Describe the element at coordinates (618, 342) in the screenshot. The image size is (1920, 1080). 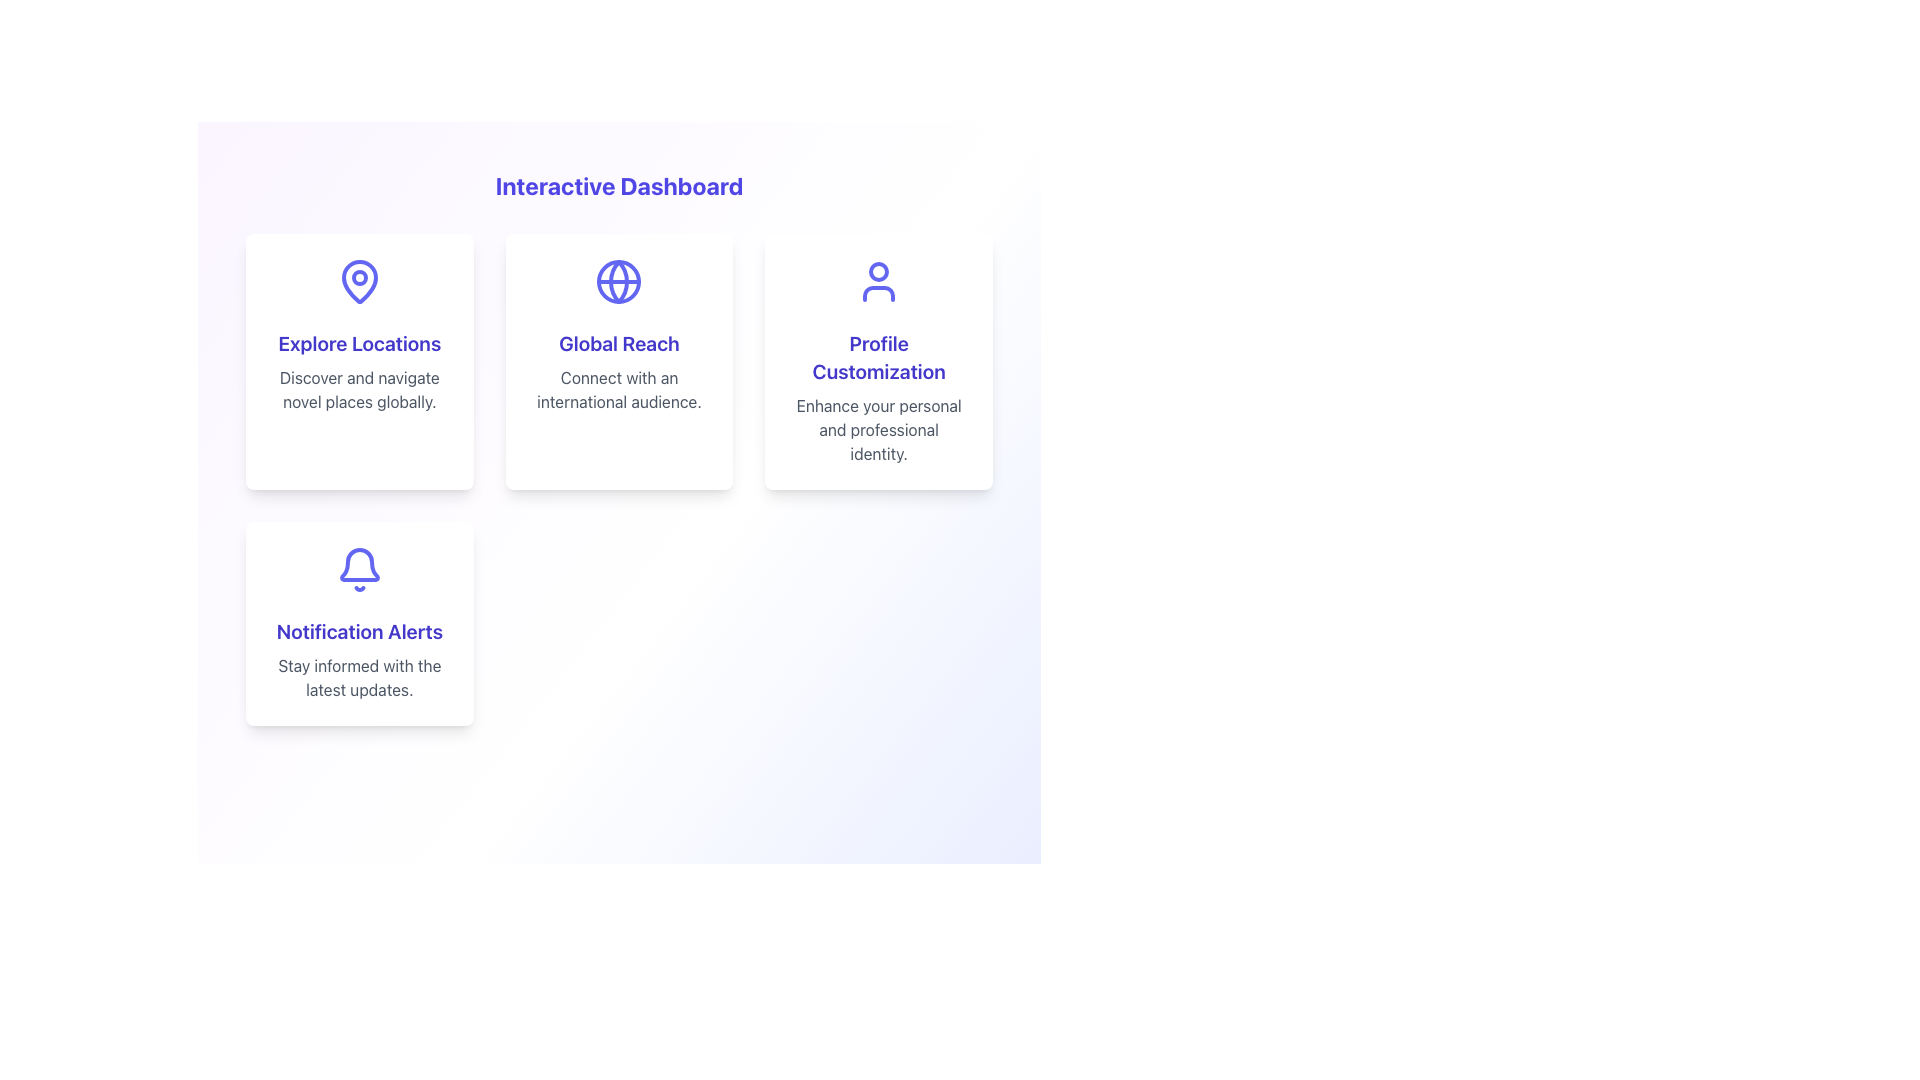
I see `the 'Global Reach' heading text within the second card of the dashboard's 2x2 grid layout` at that location.